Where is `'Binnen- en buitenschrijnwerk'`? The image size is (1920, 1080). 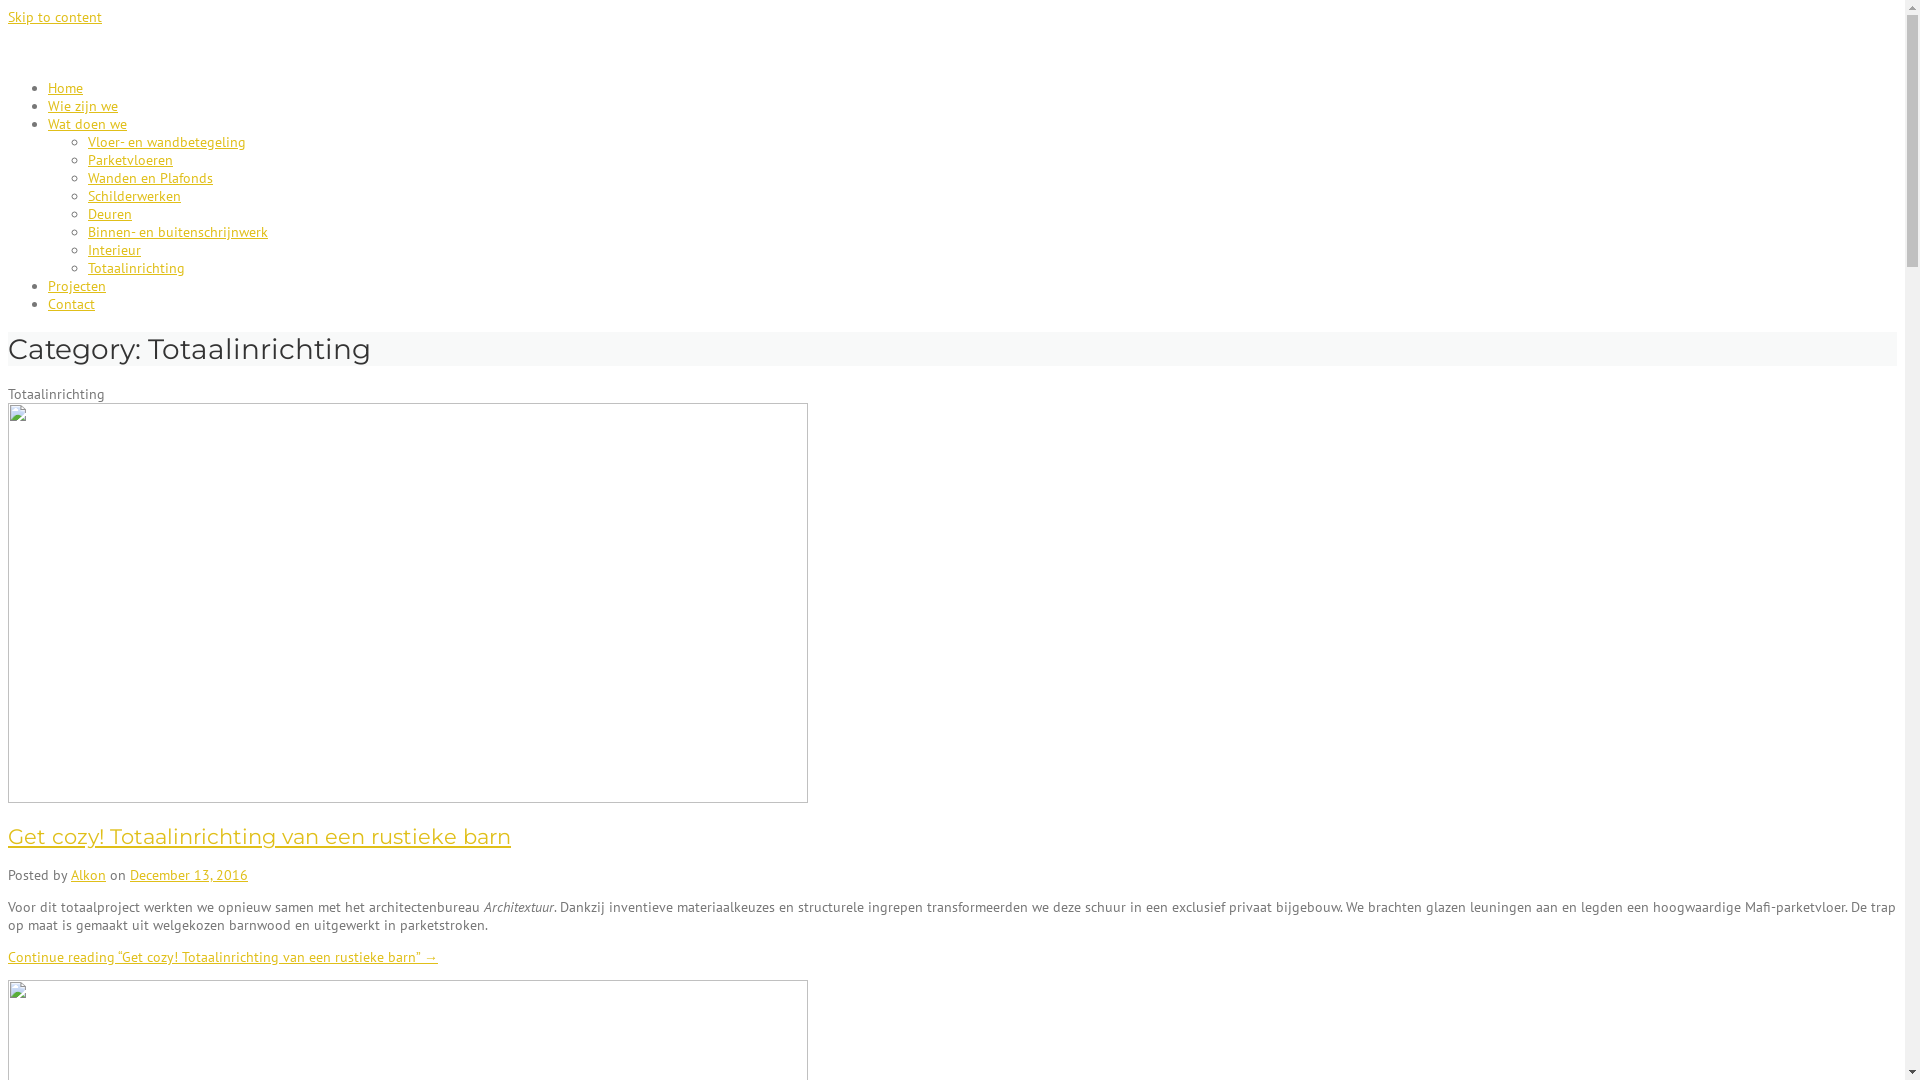
'Binnen- en buitenschrijnwerk' is located at coordinates (86, 230).